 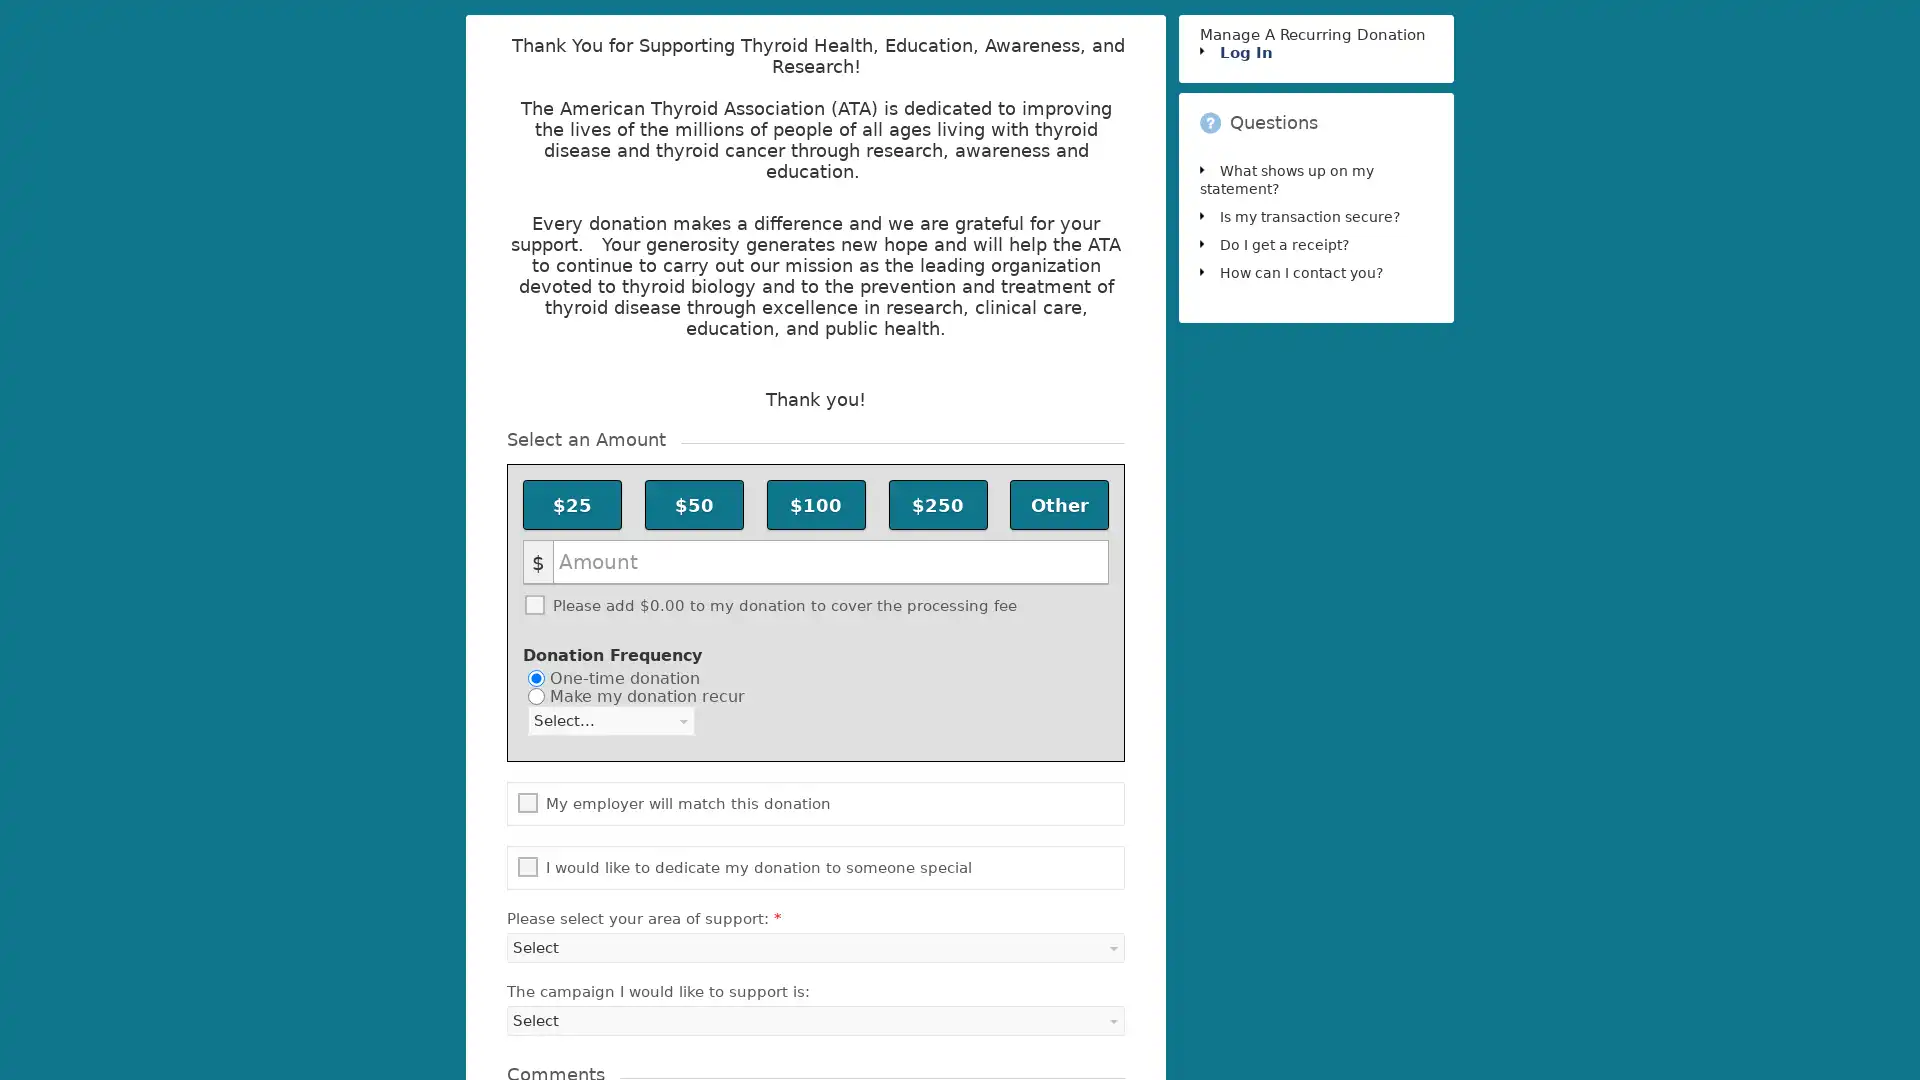 What do you see at coordinates (936, 504) in the screenshot?
I see `$250` at bounding box center [936, 504].